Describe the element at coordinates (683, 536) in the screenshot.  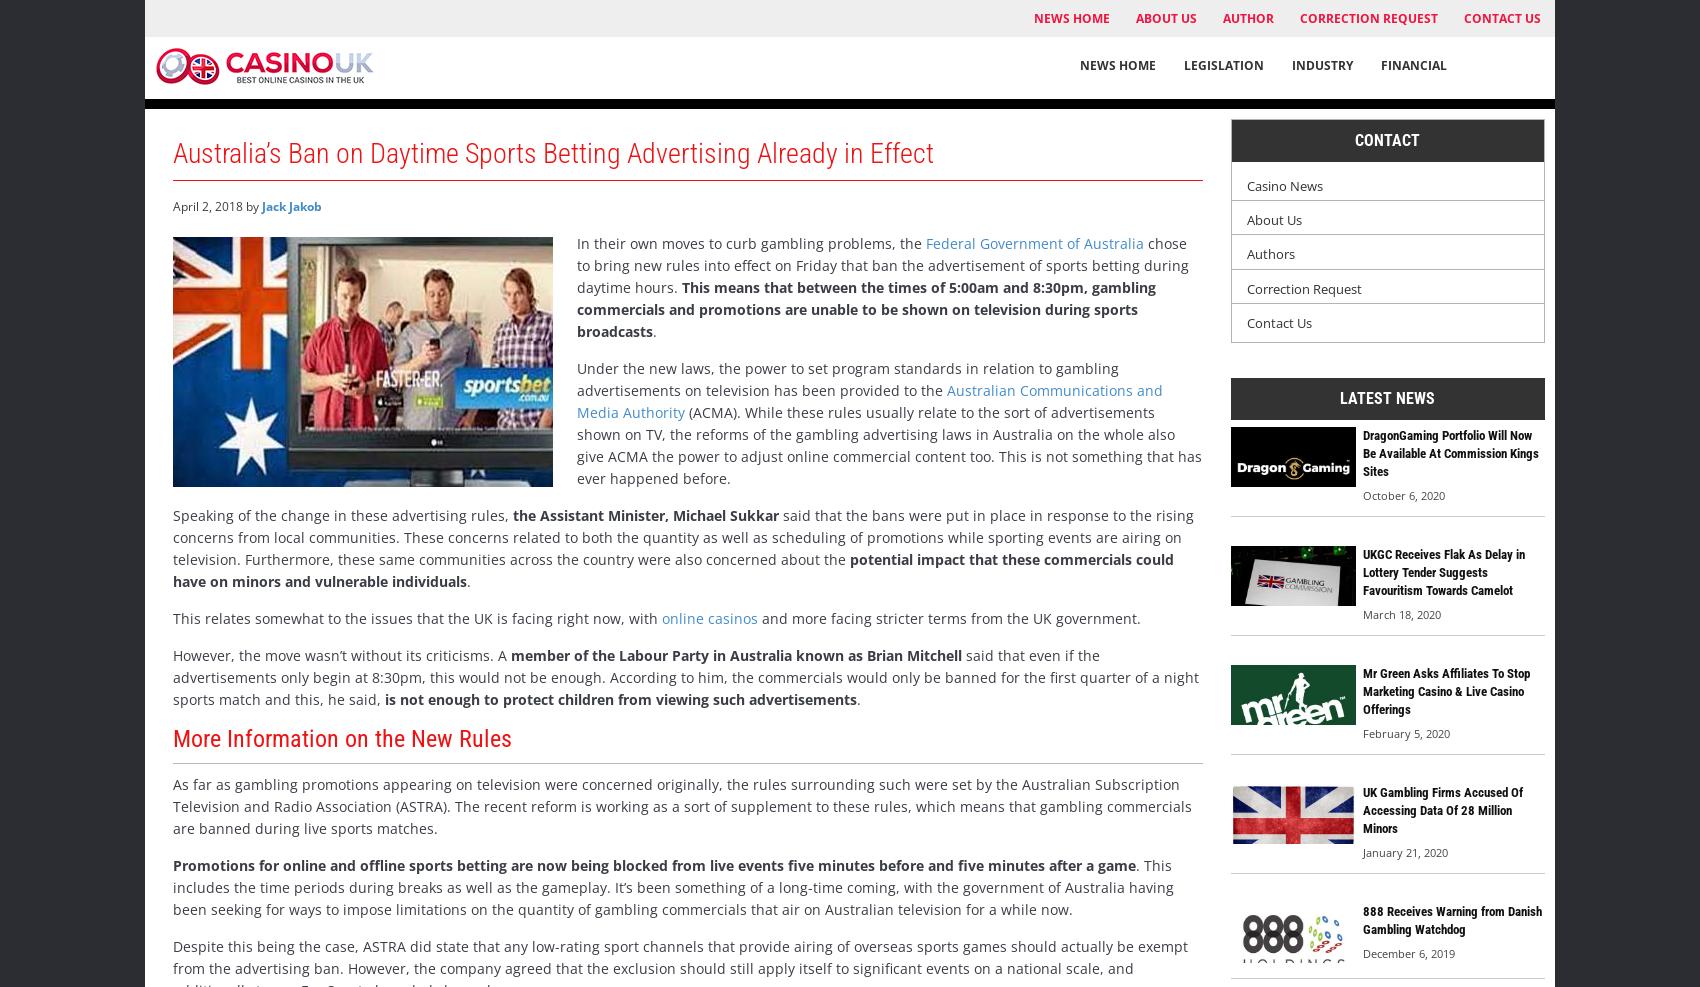
I see `'said that the bans were put in place in response to the rising concerns from local communities. These concerns related to both the quantity as well as scheduling of promotions while sporting events are airing on television. Furthermore, these same communities across the country were also concerned about the'` at that location.